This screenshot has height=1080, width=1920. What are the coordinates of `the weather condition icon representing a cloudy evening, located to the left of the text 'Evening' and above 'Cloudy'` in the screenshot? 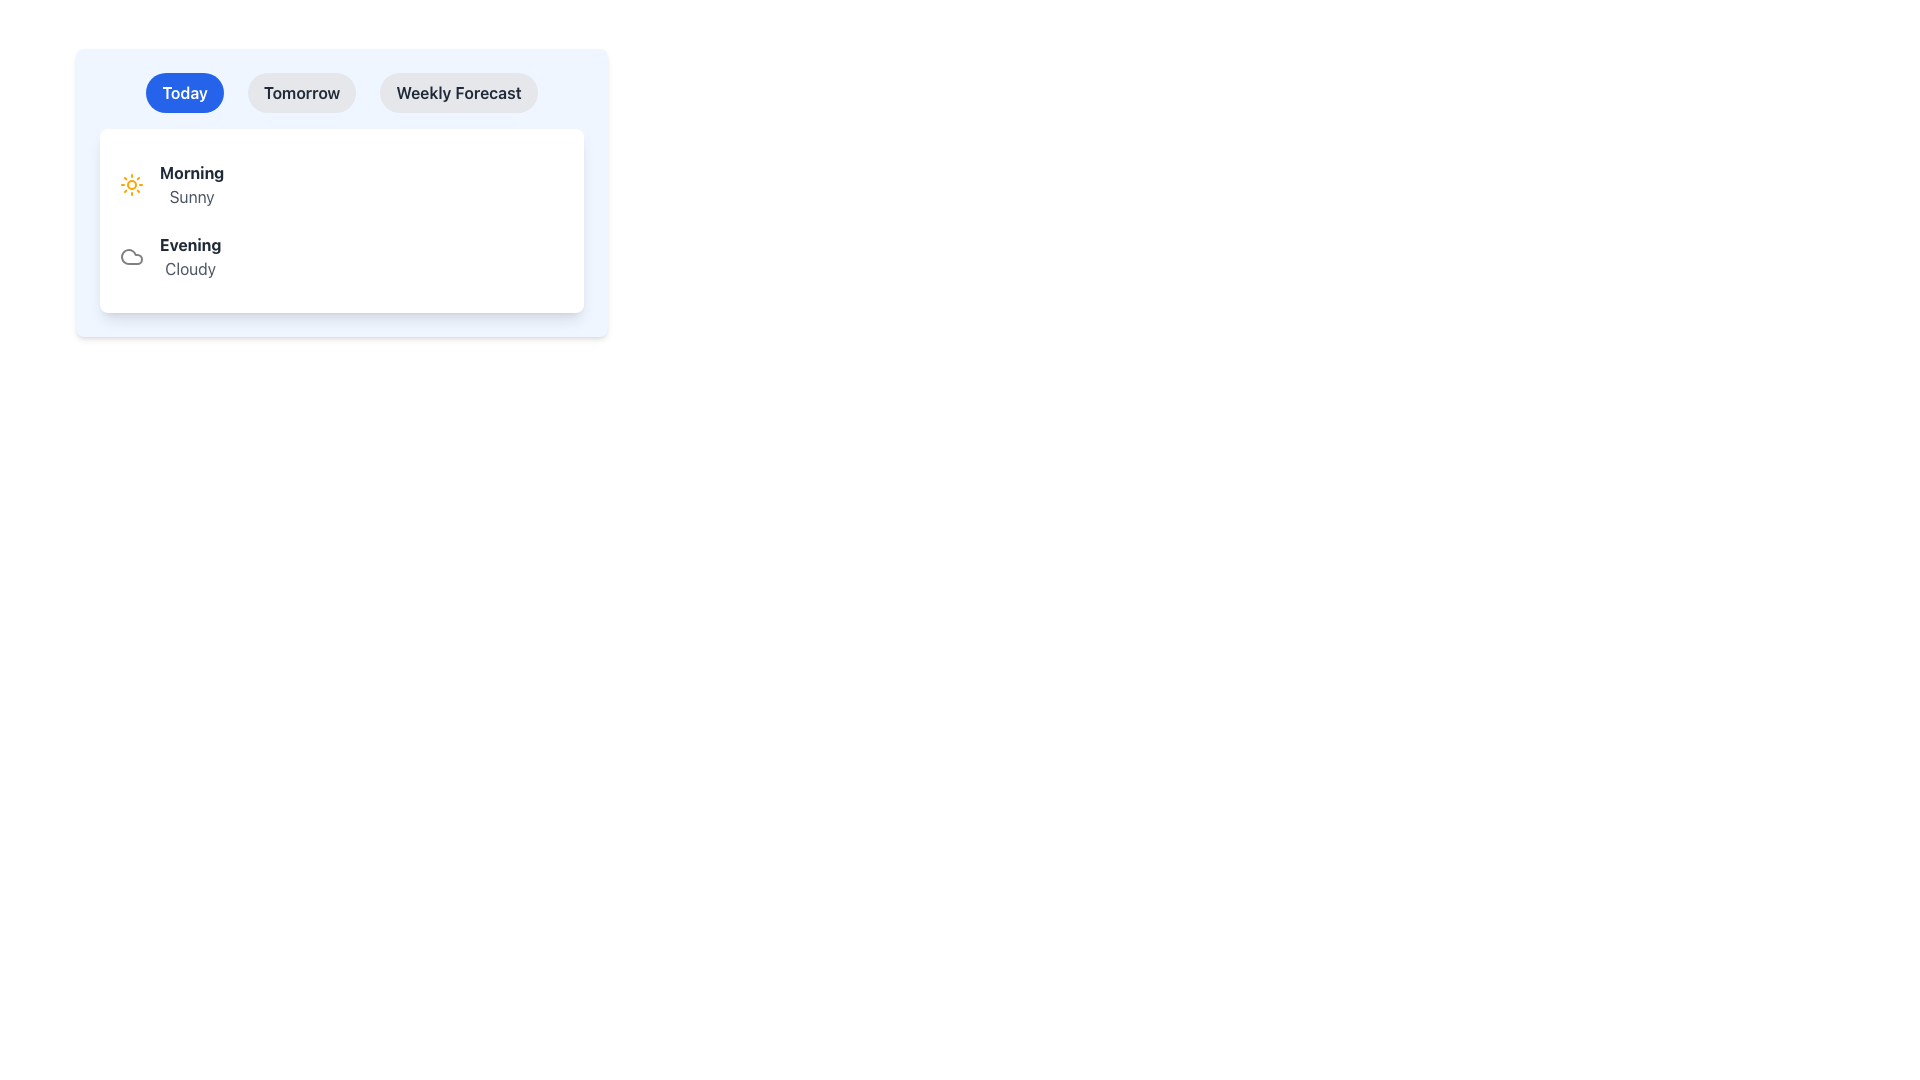 It's located at (131, 256).